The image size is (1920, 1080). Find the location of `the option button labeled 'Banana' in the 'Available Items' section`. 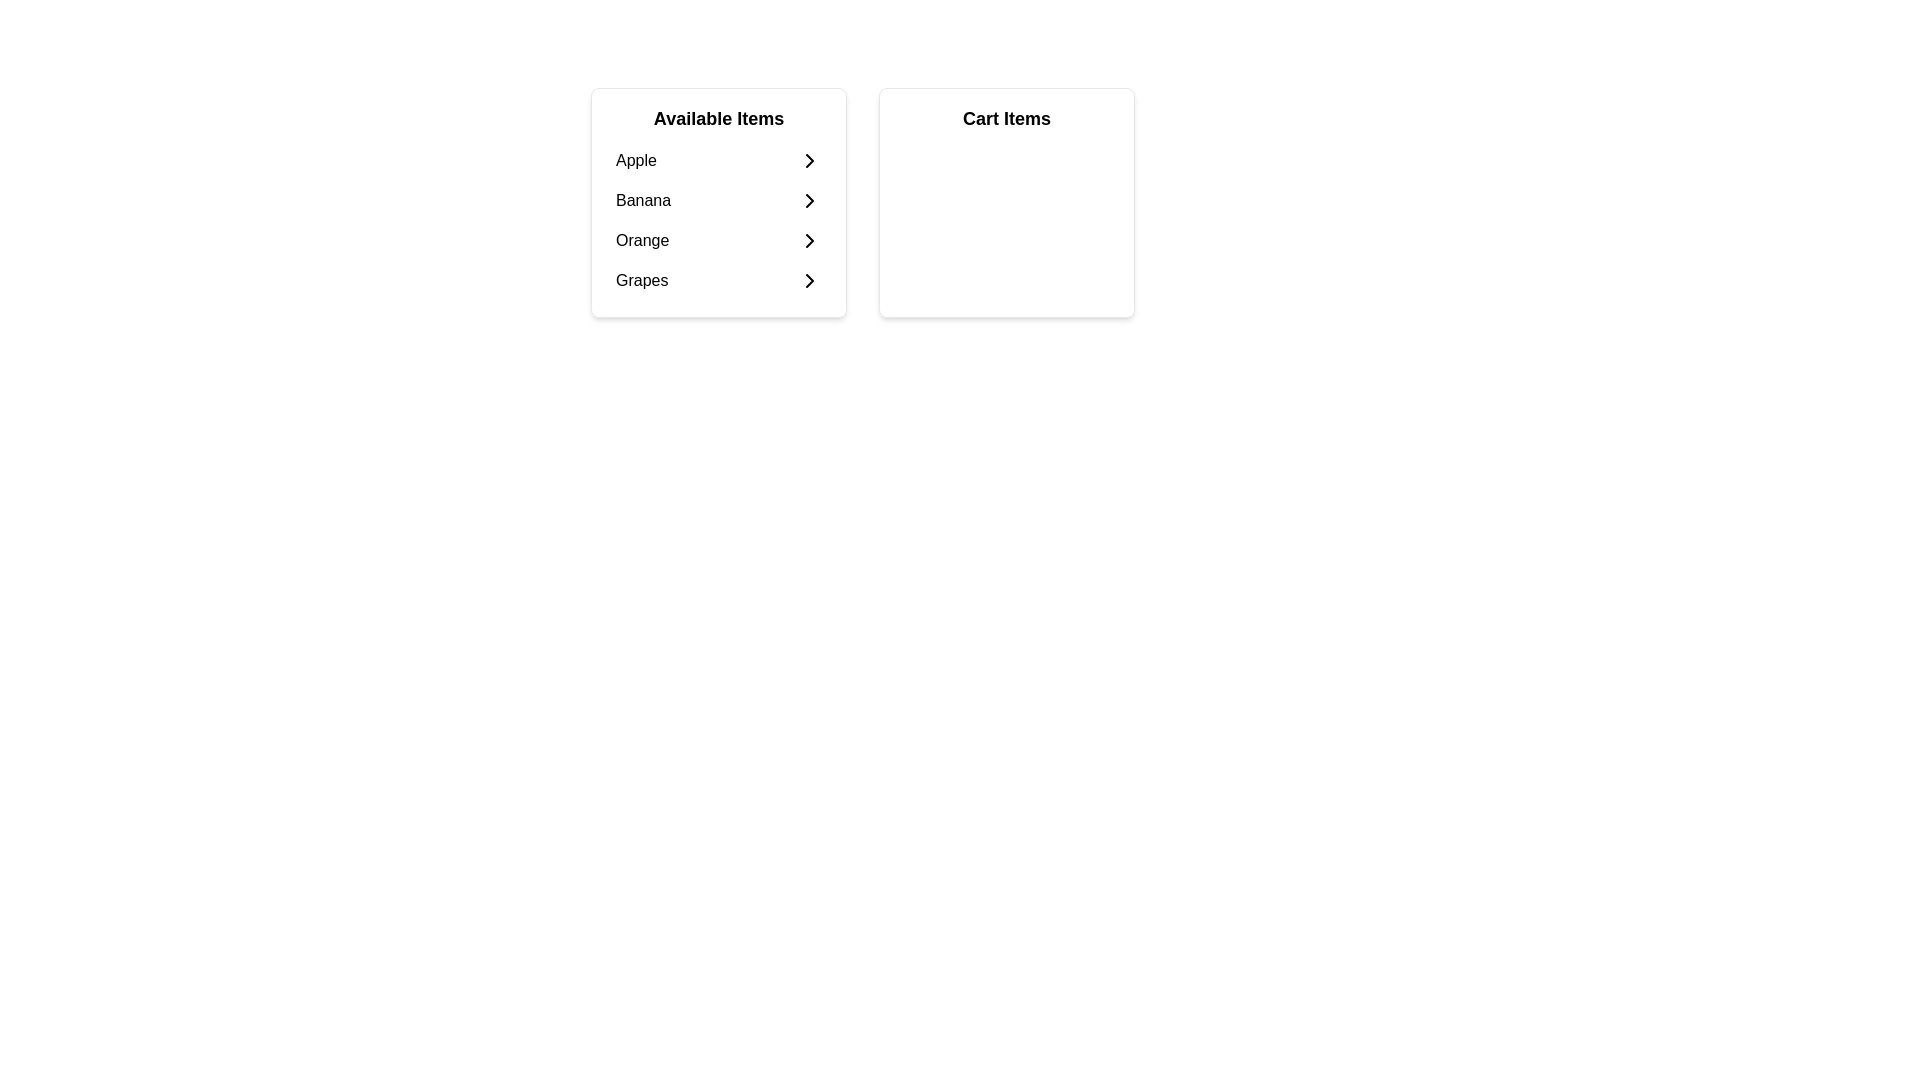

the option button labeled 'Banana' in the 'Available Items' section is located at coordinates (719, 200).